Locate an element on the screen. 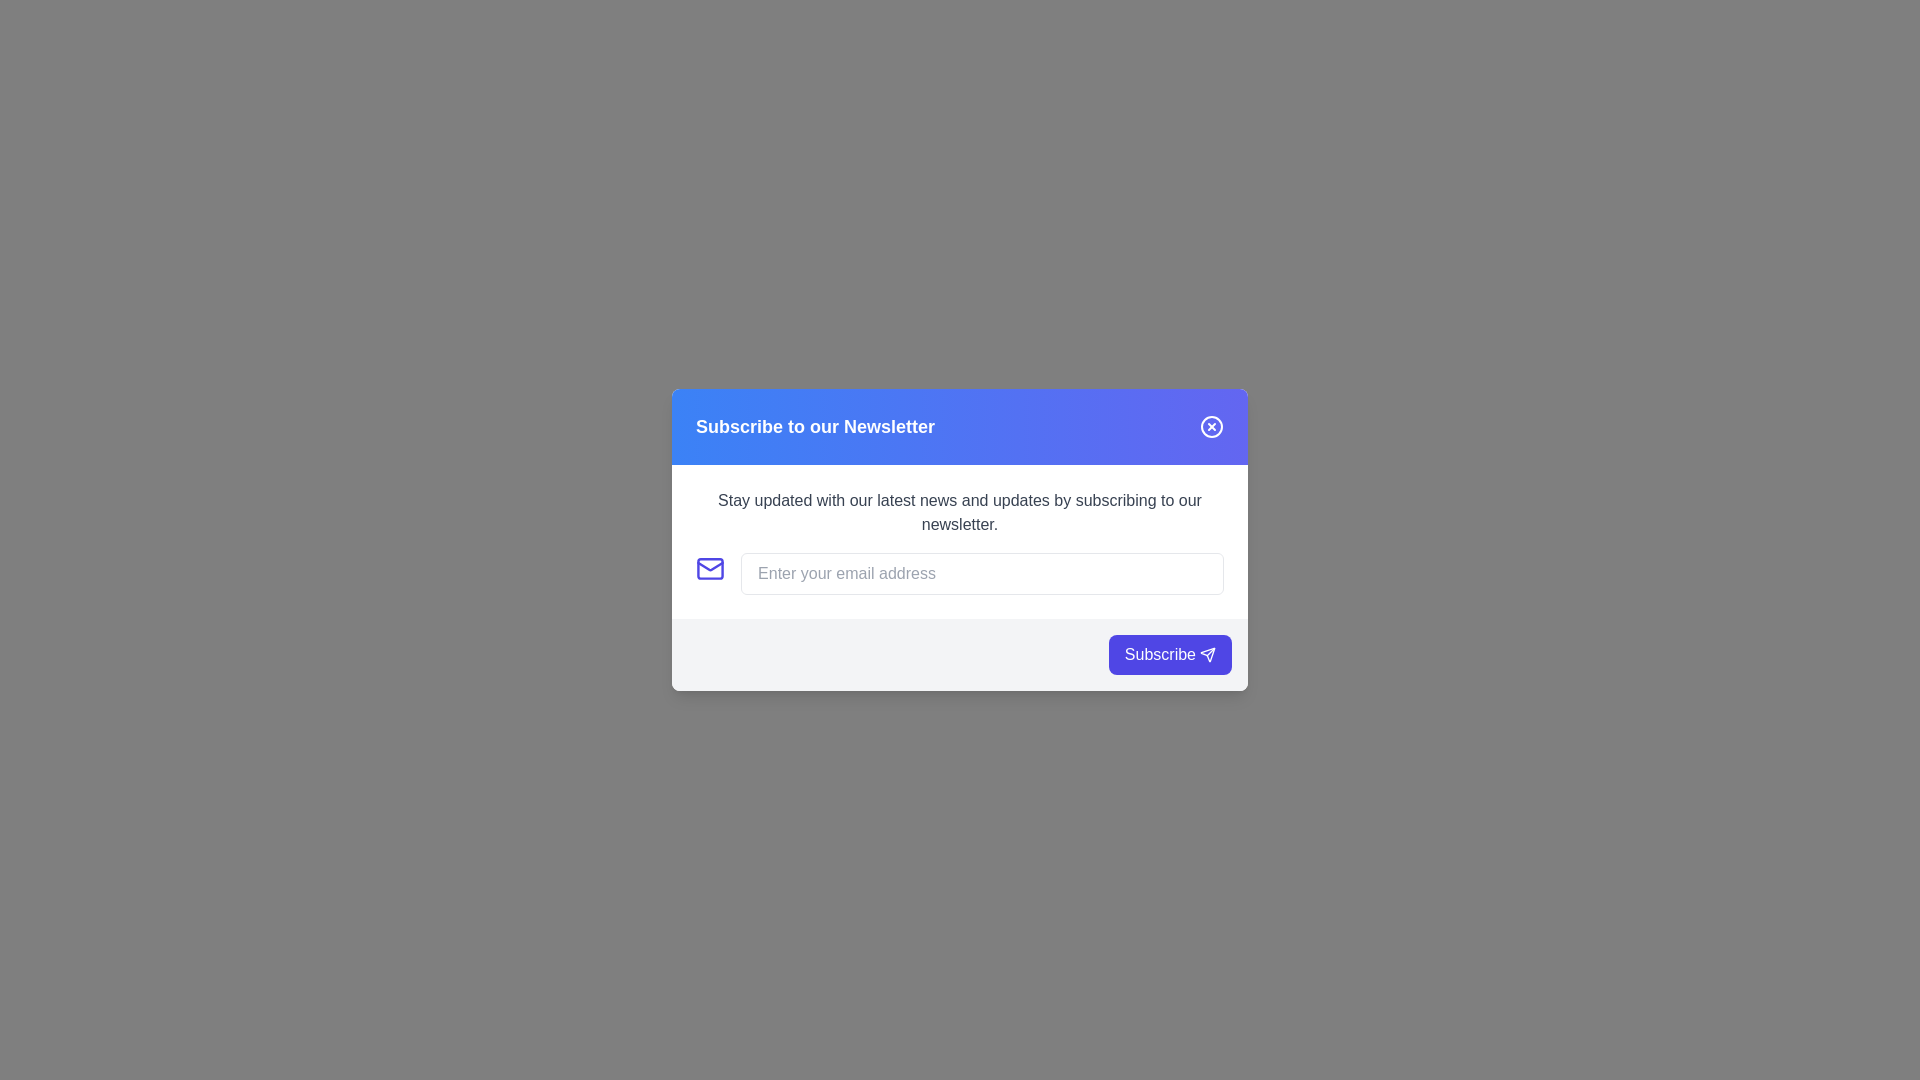 The image size is (1920, 1080). the 'X' button in the header to close the dialog is located at coordinates (1210, 426).